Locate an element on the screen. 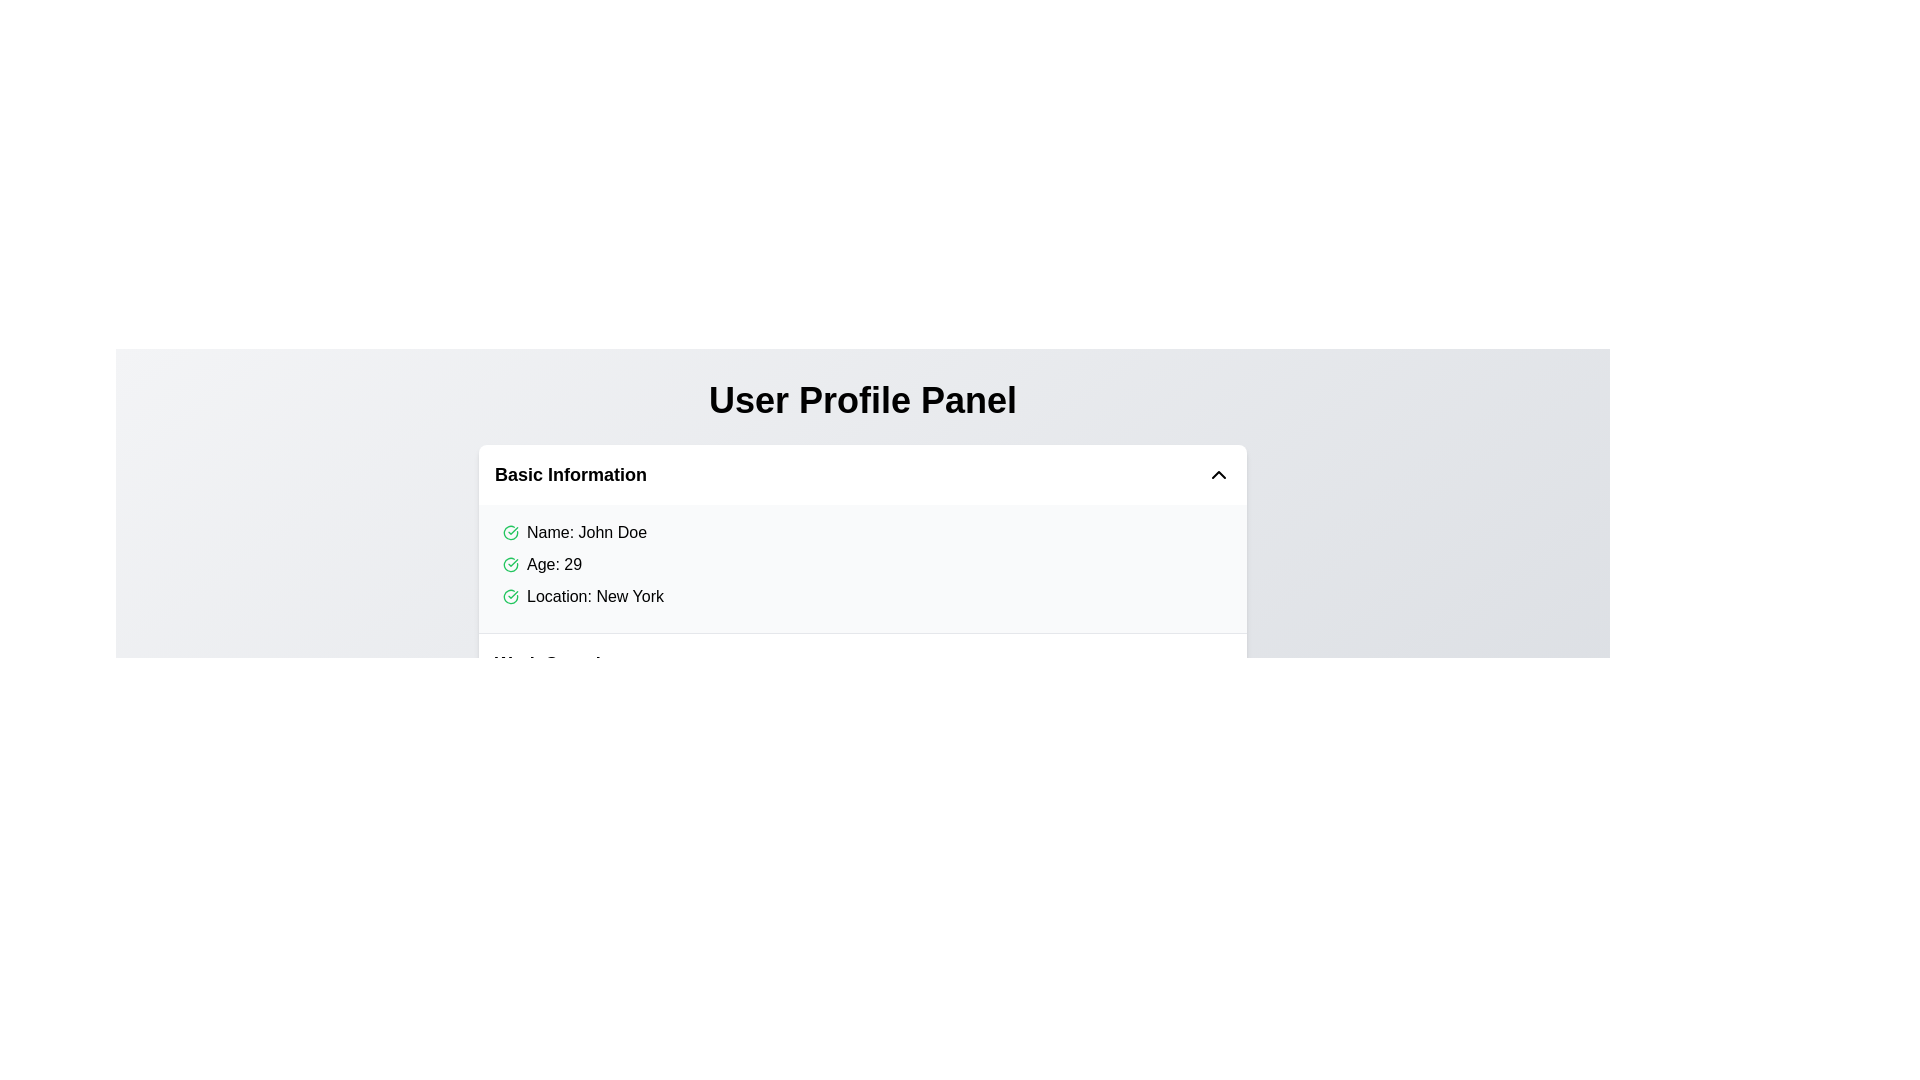  the static text label displaying 'Name: John Doe', which is located under the 'Basic Information' heading and is the first row in the vertical list is located at coordinates (585, 531).